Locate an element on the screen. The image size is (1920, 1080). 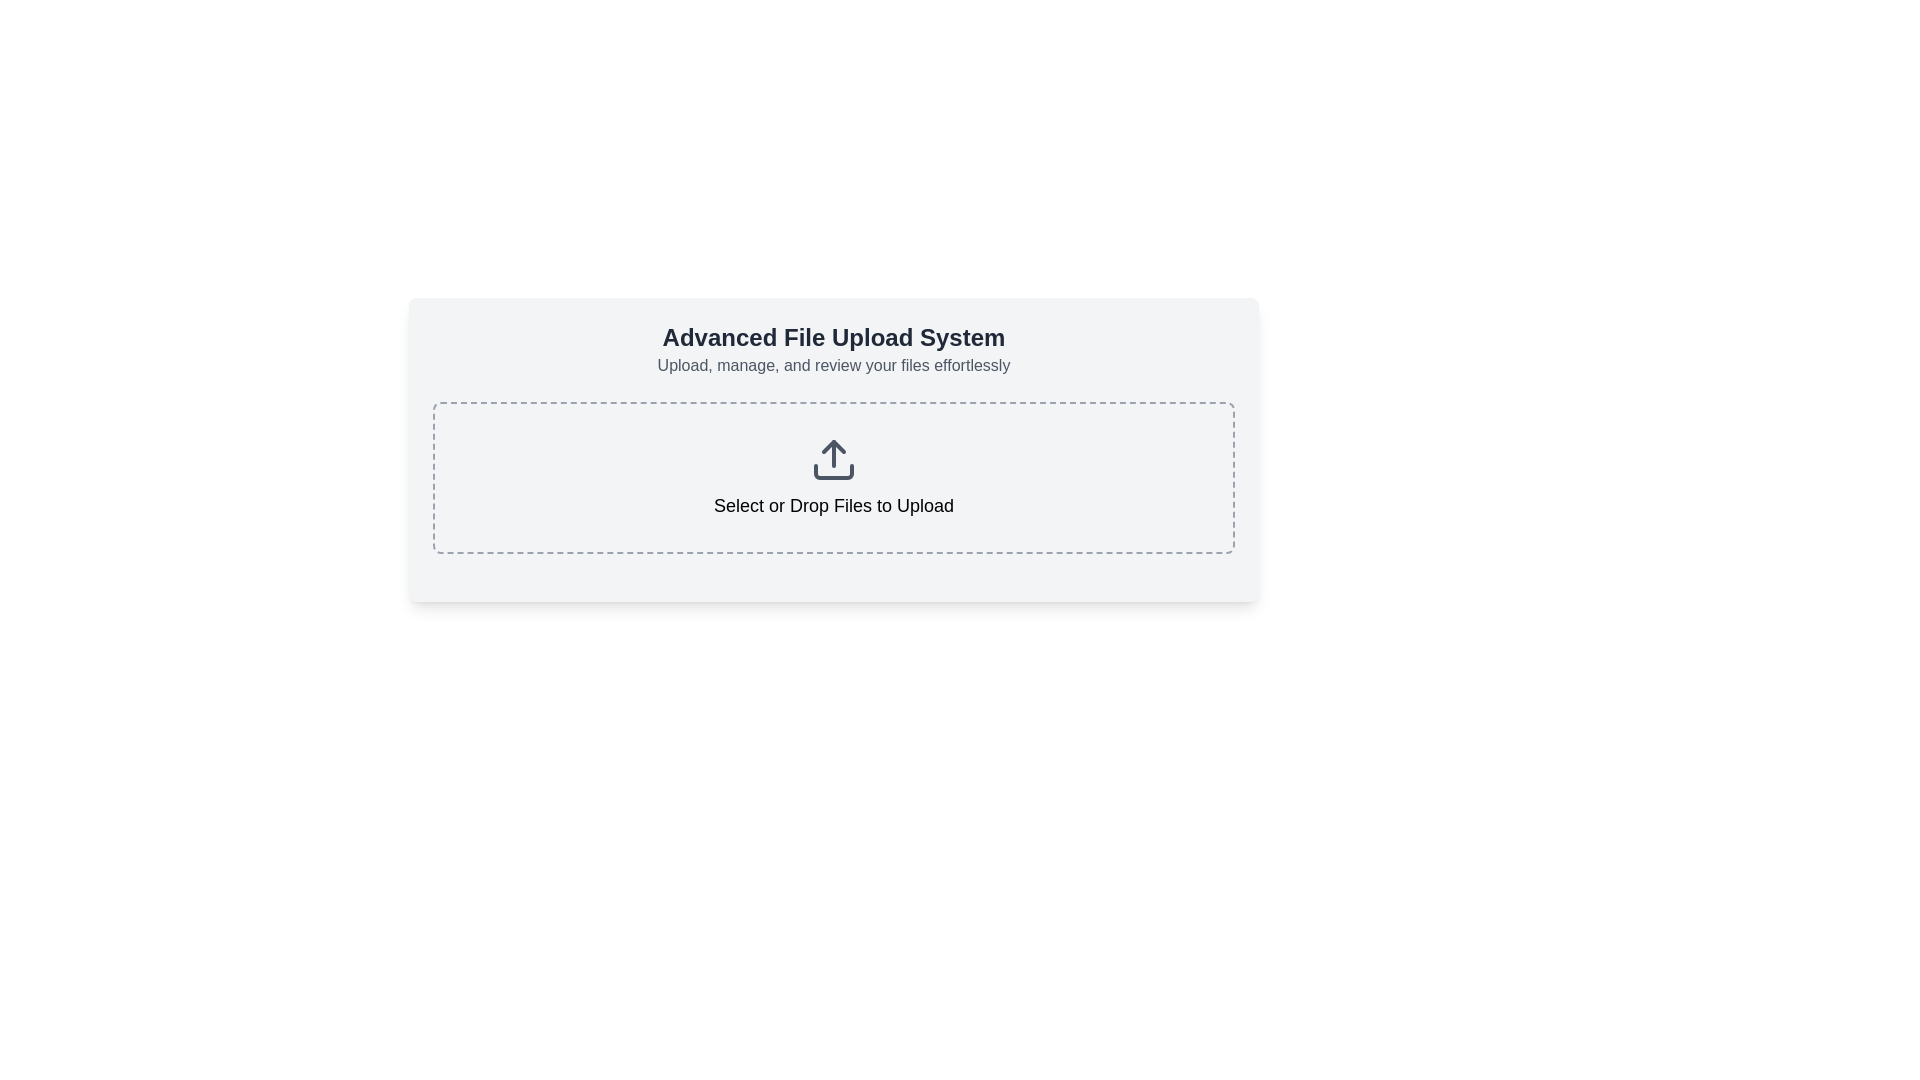
the file upload area with a dropzone feature located within the 'Advanced File Upload System' section is located at coordinates (834, 478).